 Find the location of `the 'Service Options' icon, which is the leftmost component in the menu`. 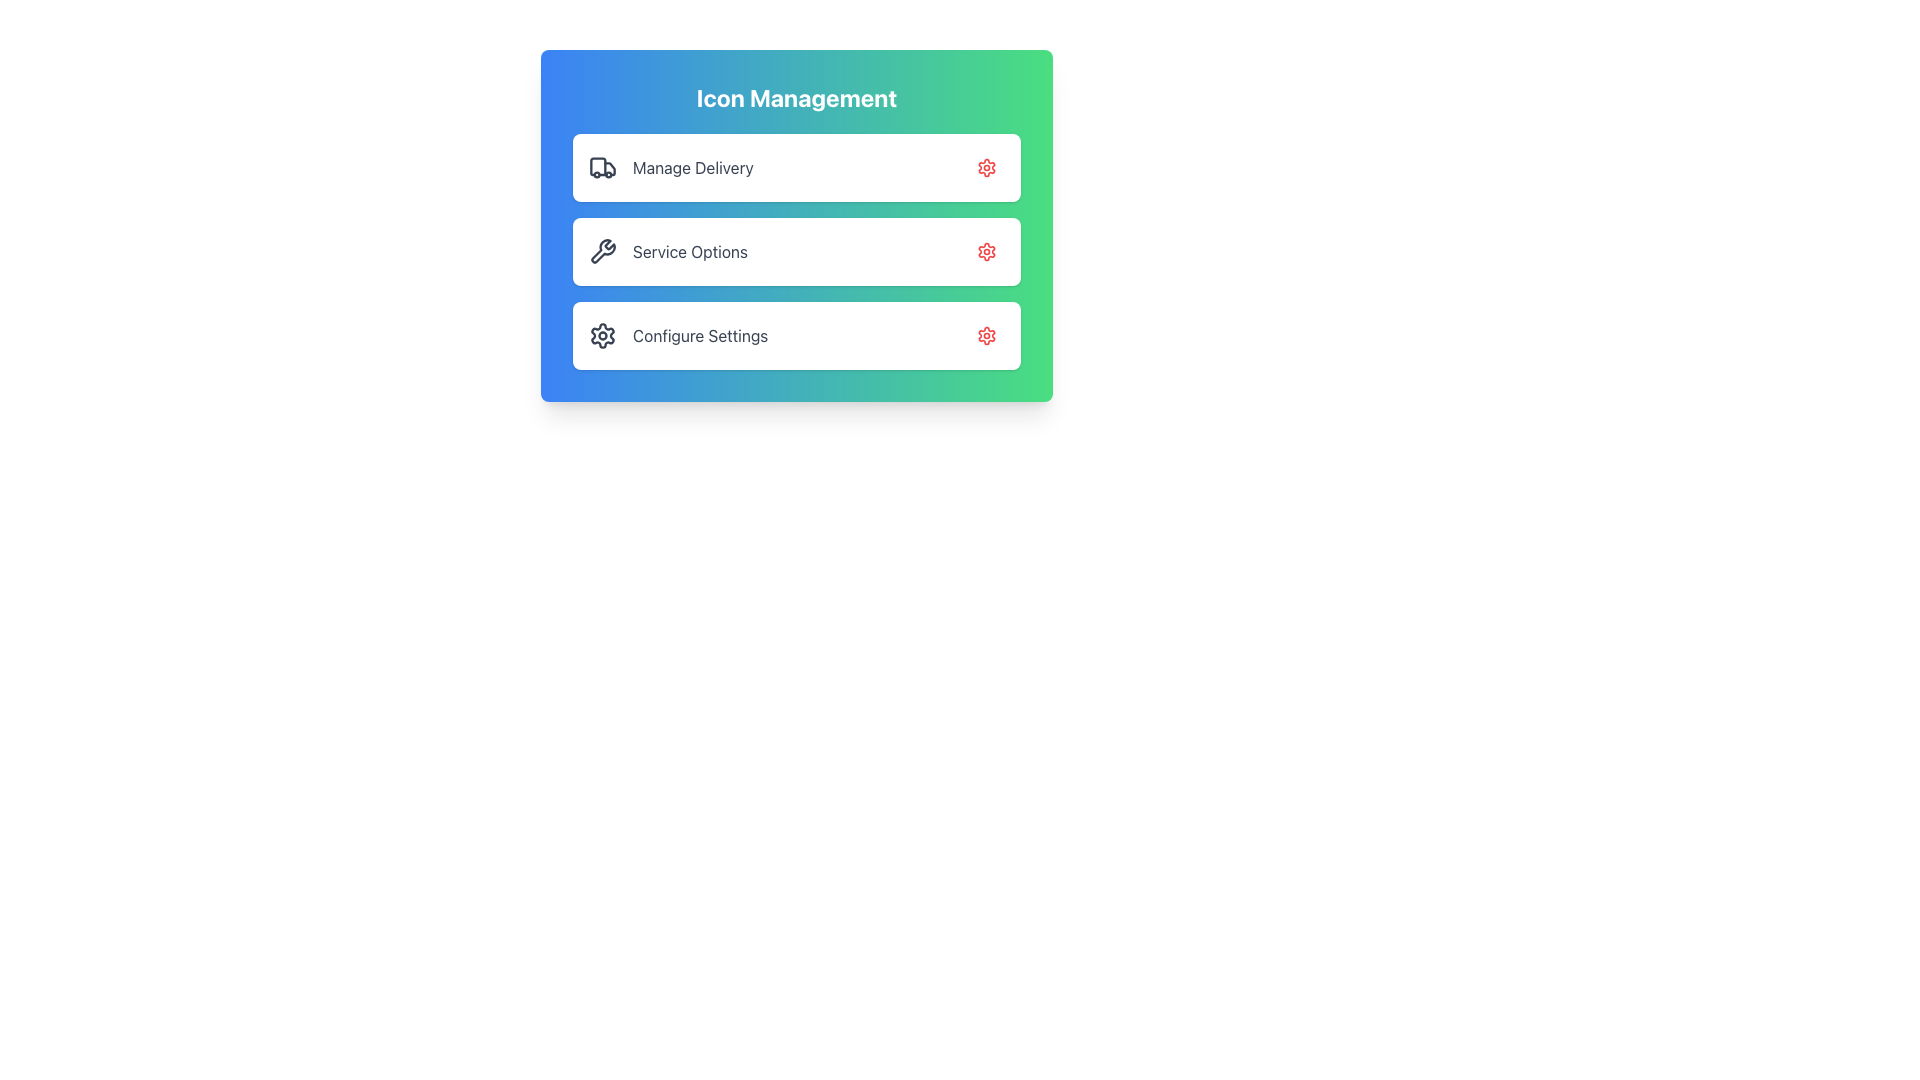

the 'Service Options' icon, which is the leftmost component in the menu is located at coordinates (602, 250).